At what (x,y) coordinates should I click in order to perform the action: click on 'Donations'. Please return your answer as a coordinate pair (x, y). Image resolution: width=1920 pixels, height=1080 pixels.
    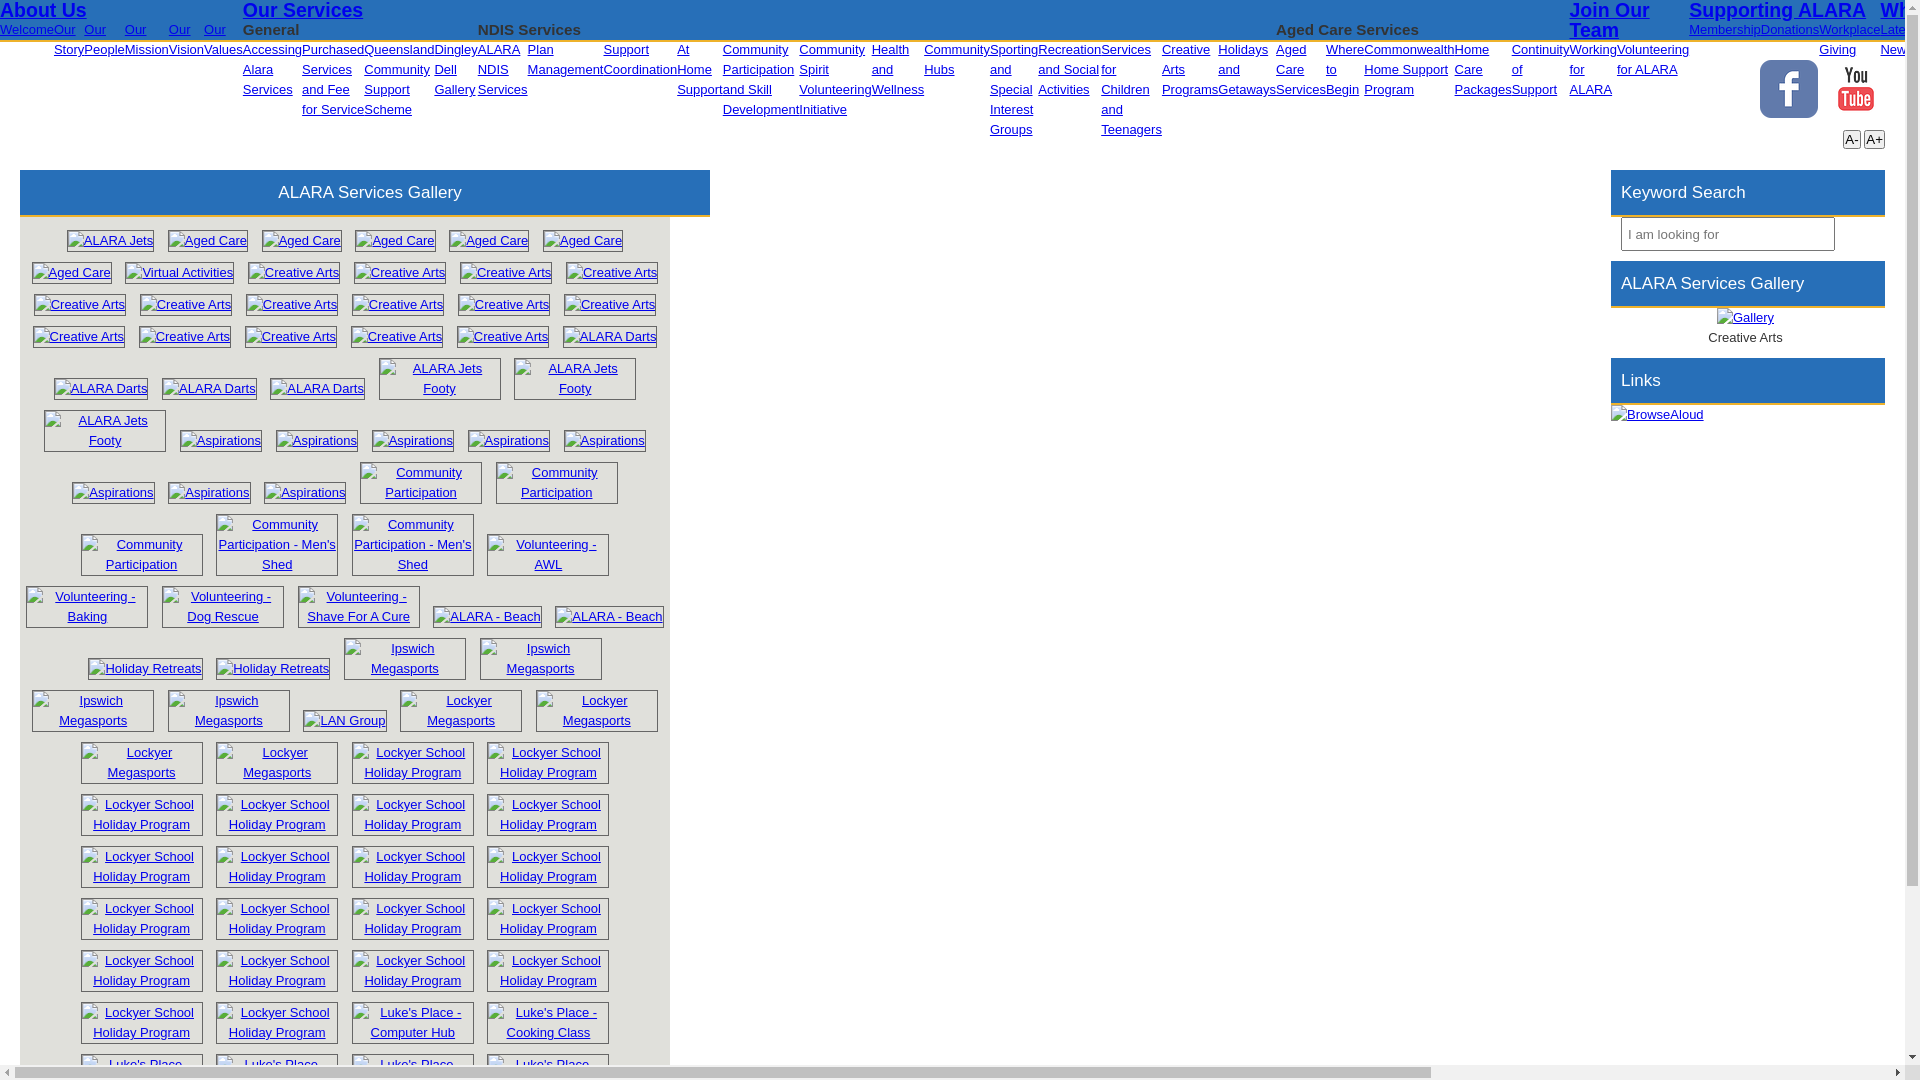
    Looking at the image, I should click on (1790, 29).